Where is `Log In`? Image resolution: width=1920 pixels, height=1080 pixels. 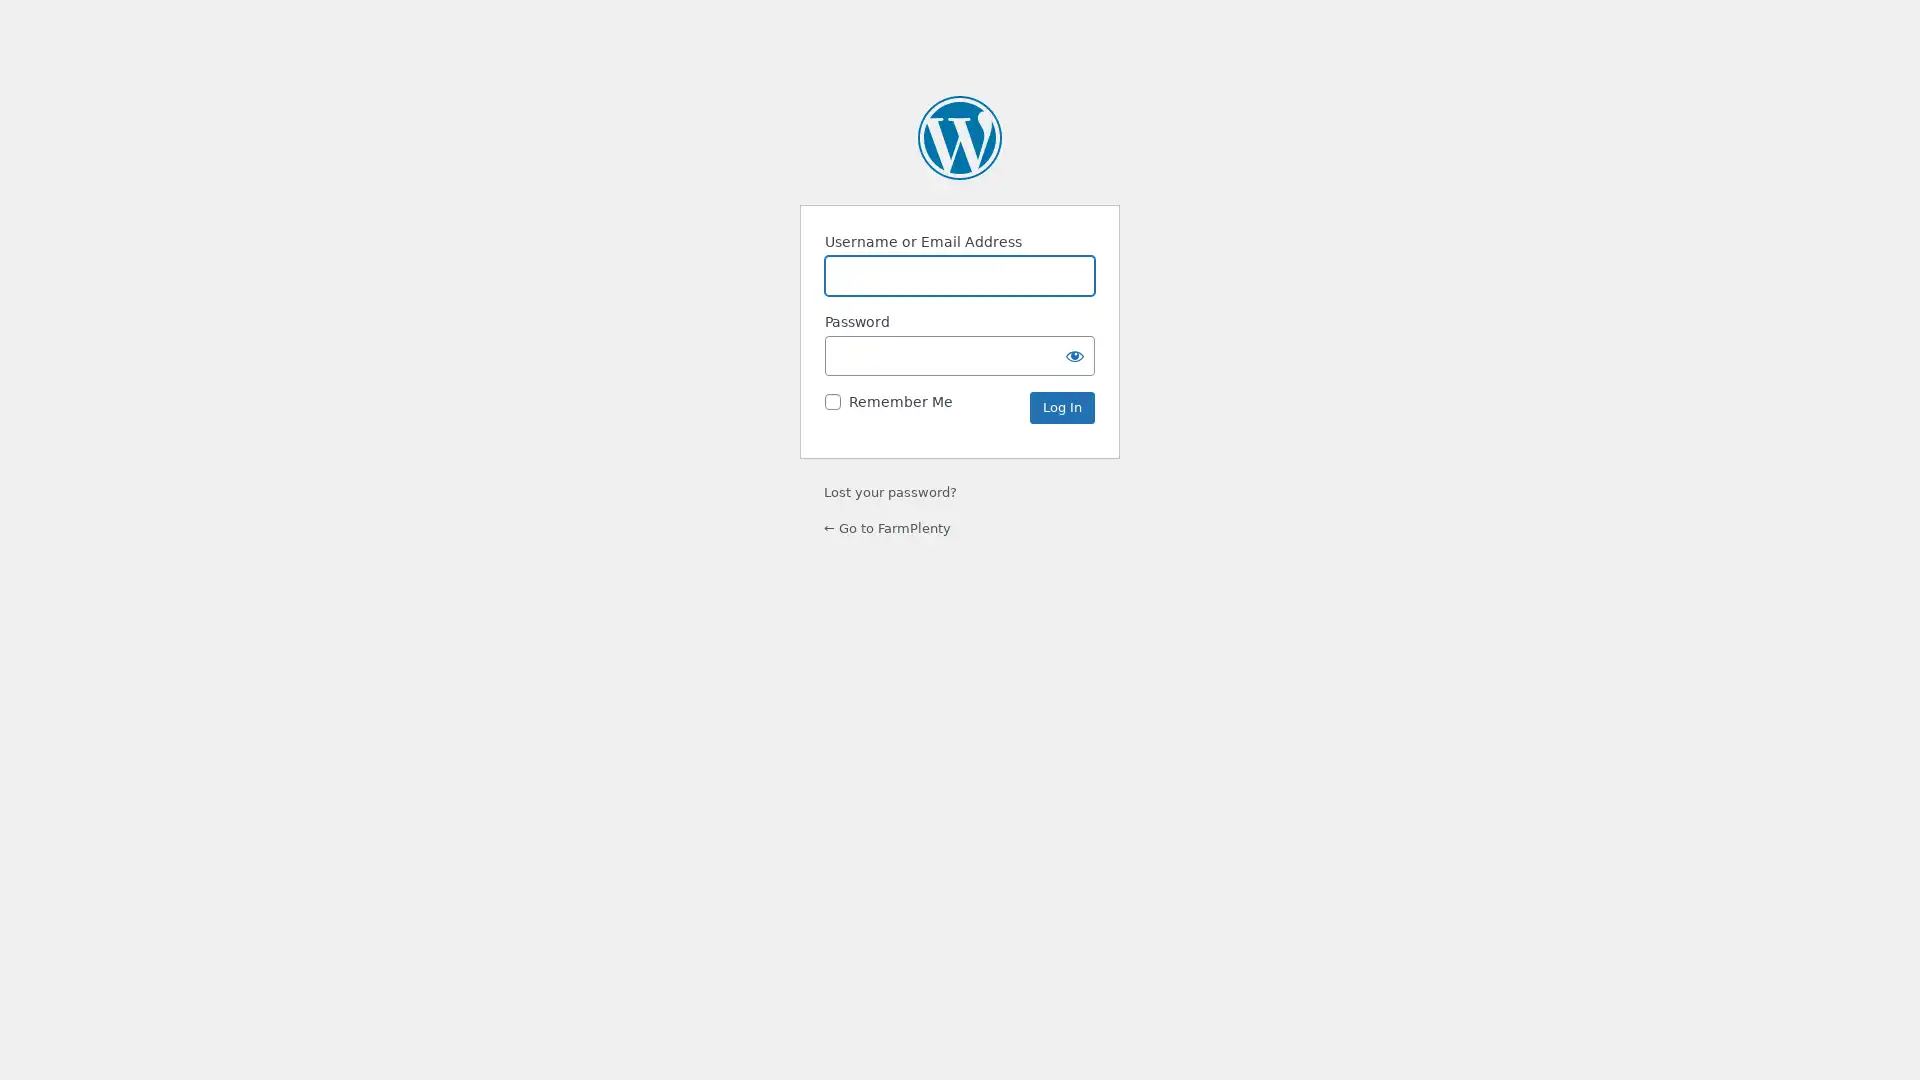
Log In is located at coordinates (1061, 407).